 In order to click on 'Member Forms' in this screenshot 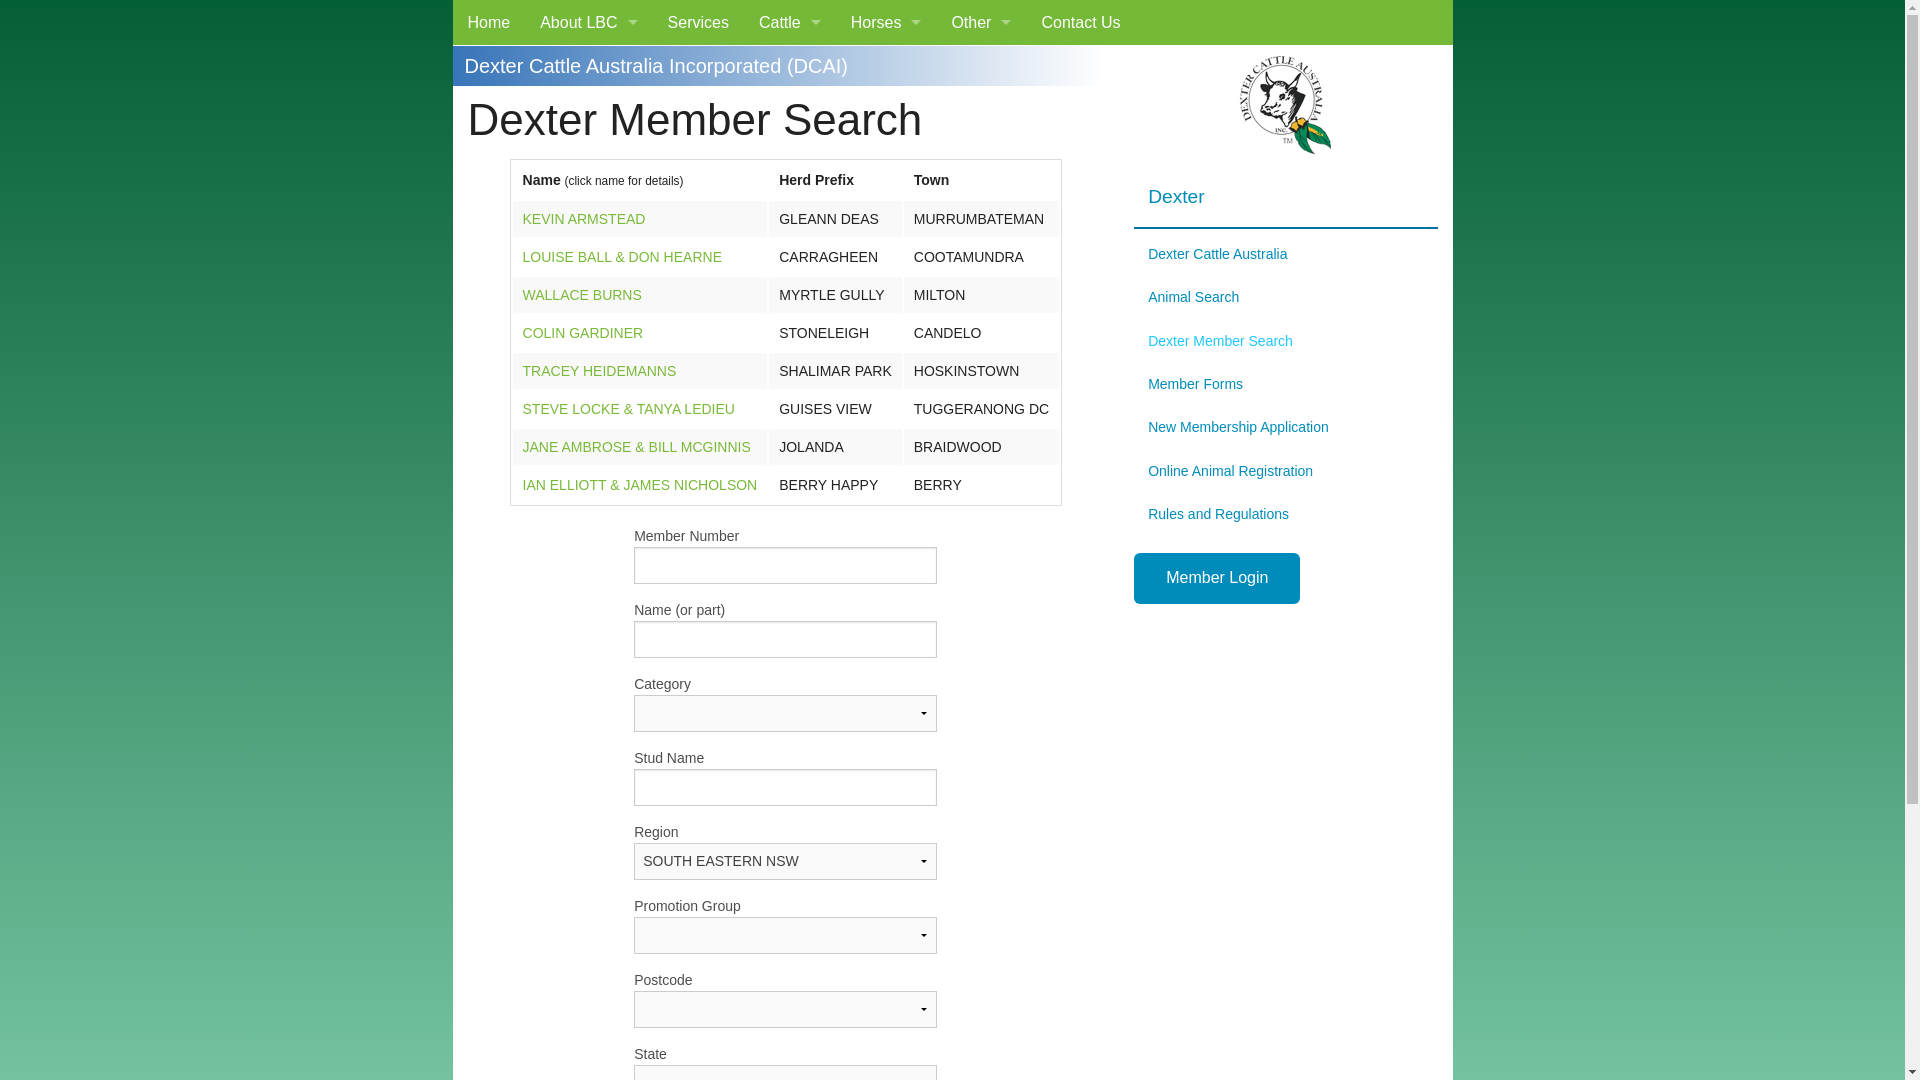, I will do `click(1133, 384)`.